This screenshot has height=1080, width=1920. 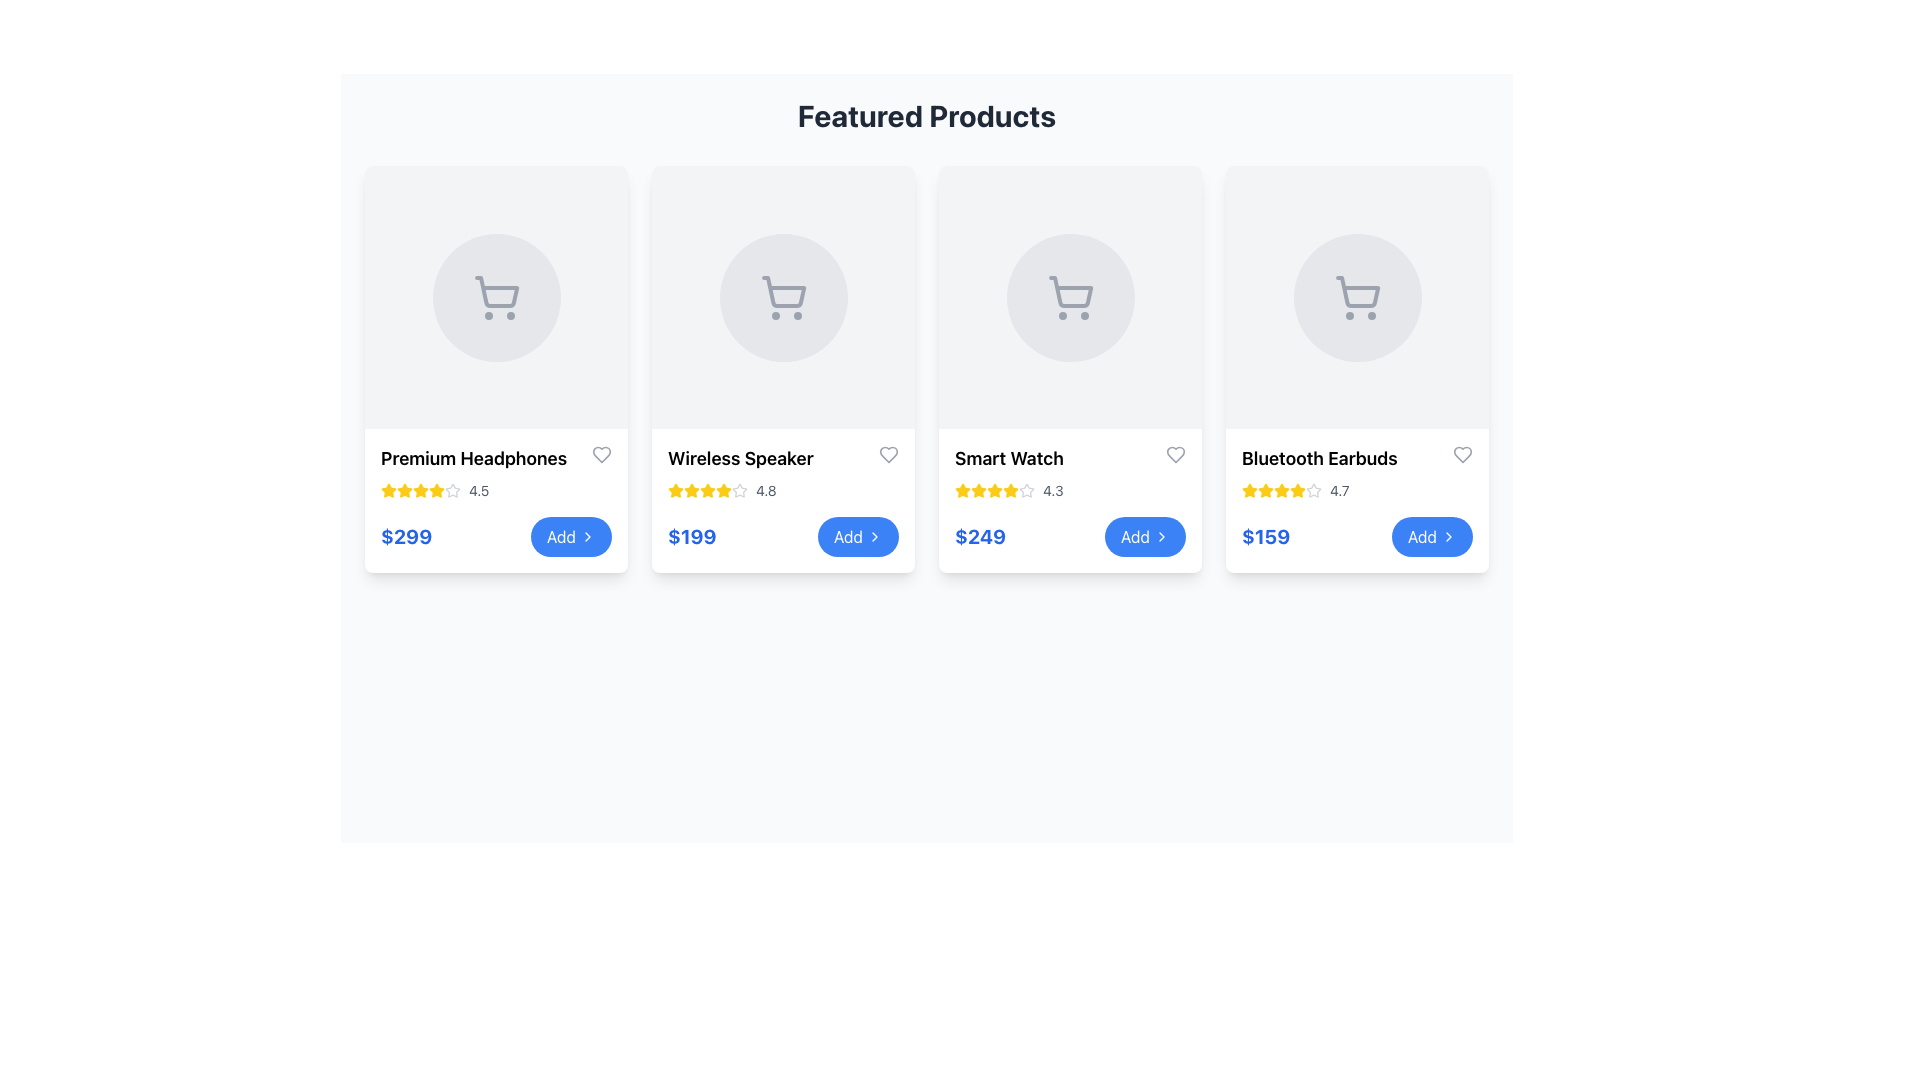 I want to click on the 'Add' button with a blue background located below the 'Smart Watch' product card in the third column of the 'Featured Products' grid for a hover effect, so click(x=1145, y=535).